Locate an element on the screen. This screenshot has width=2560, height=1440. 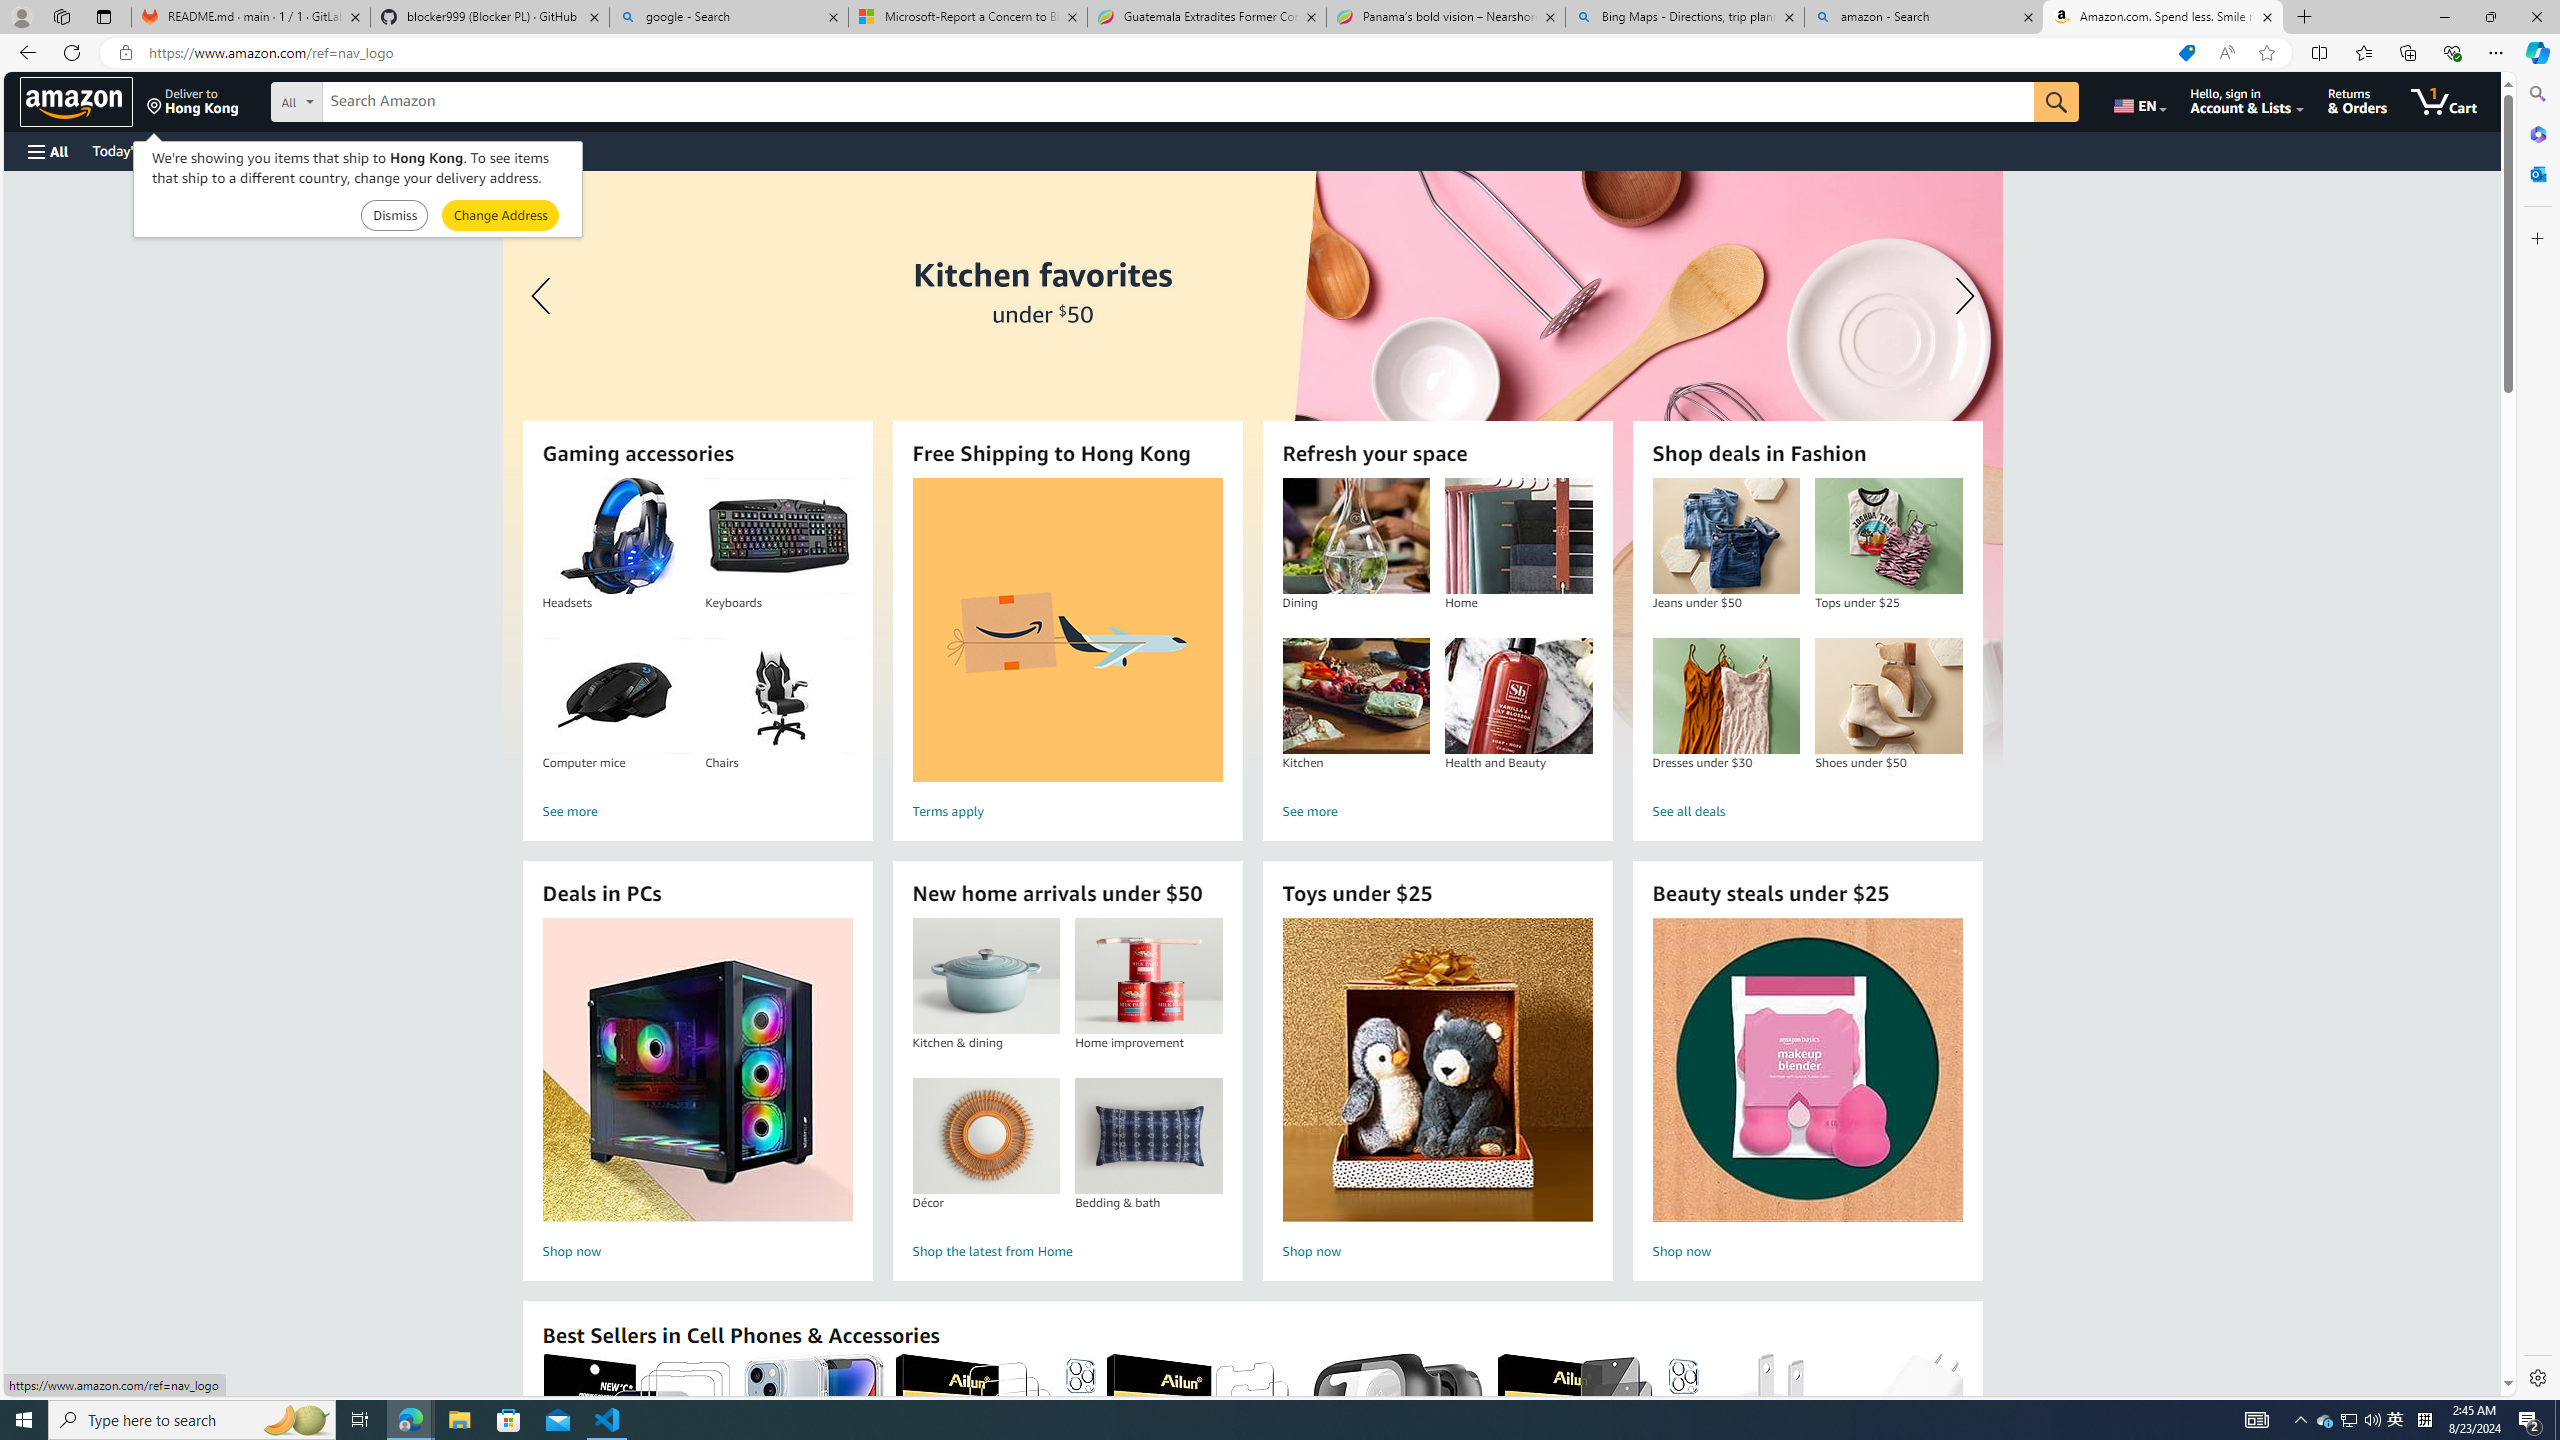
'Side bar' is located at coordinates (2537, 735).